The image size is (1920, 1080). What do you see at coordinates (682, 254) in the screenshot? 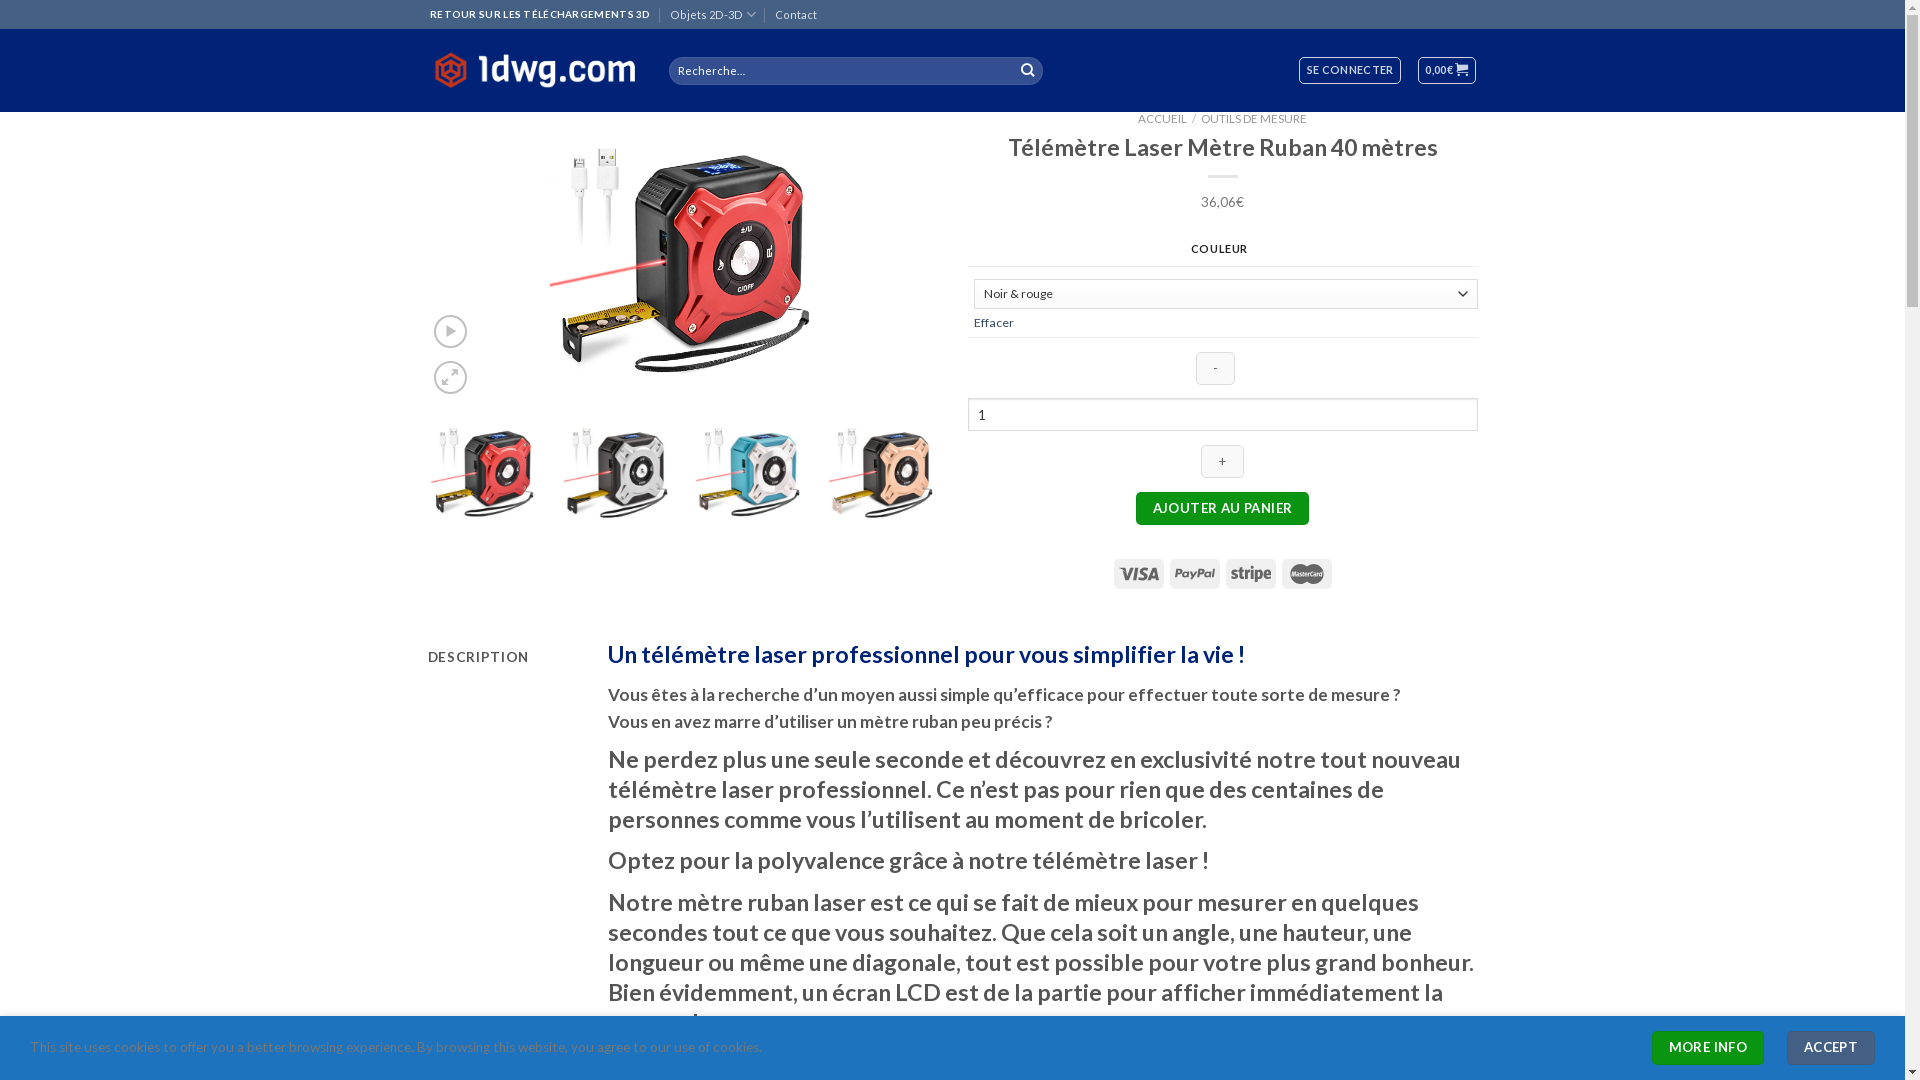
I see `'metre-laser-noir-rouge'` at bounding box center [682, 254].